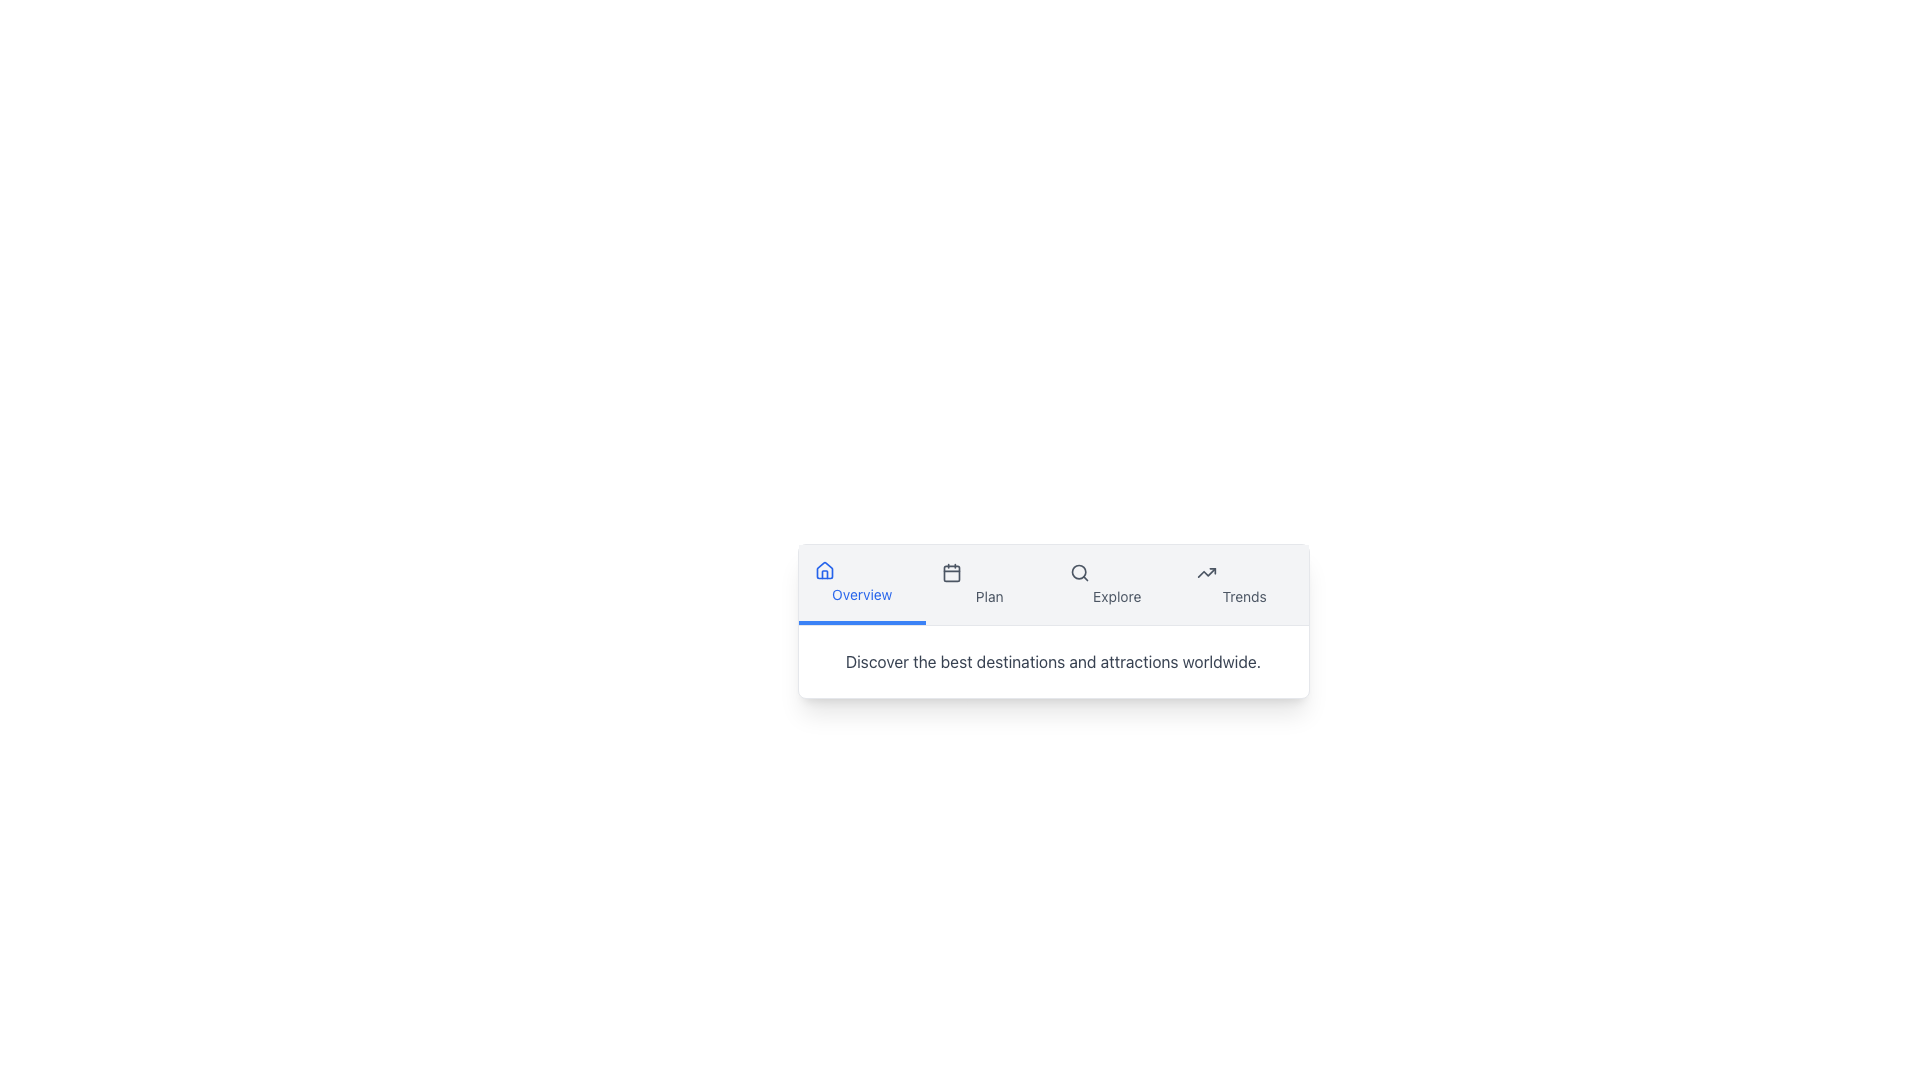  Describe the element at coordinates (1052, 662) in the screenshot. I see `informational text displayed centrally within the white card-like structure, located below the navigation tabs labeled 'Overview,' 'Plan,' 'Explore,' and 'Trends.'` at that location.